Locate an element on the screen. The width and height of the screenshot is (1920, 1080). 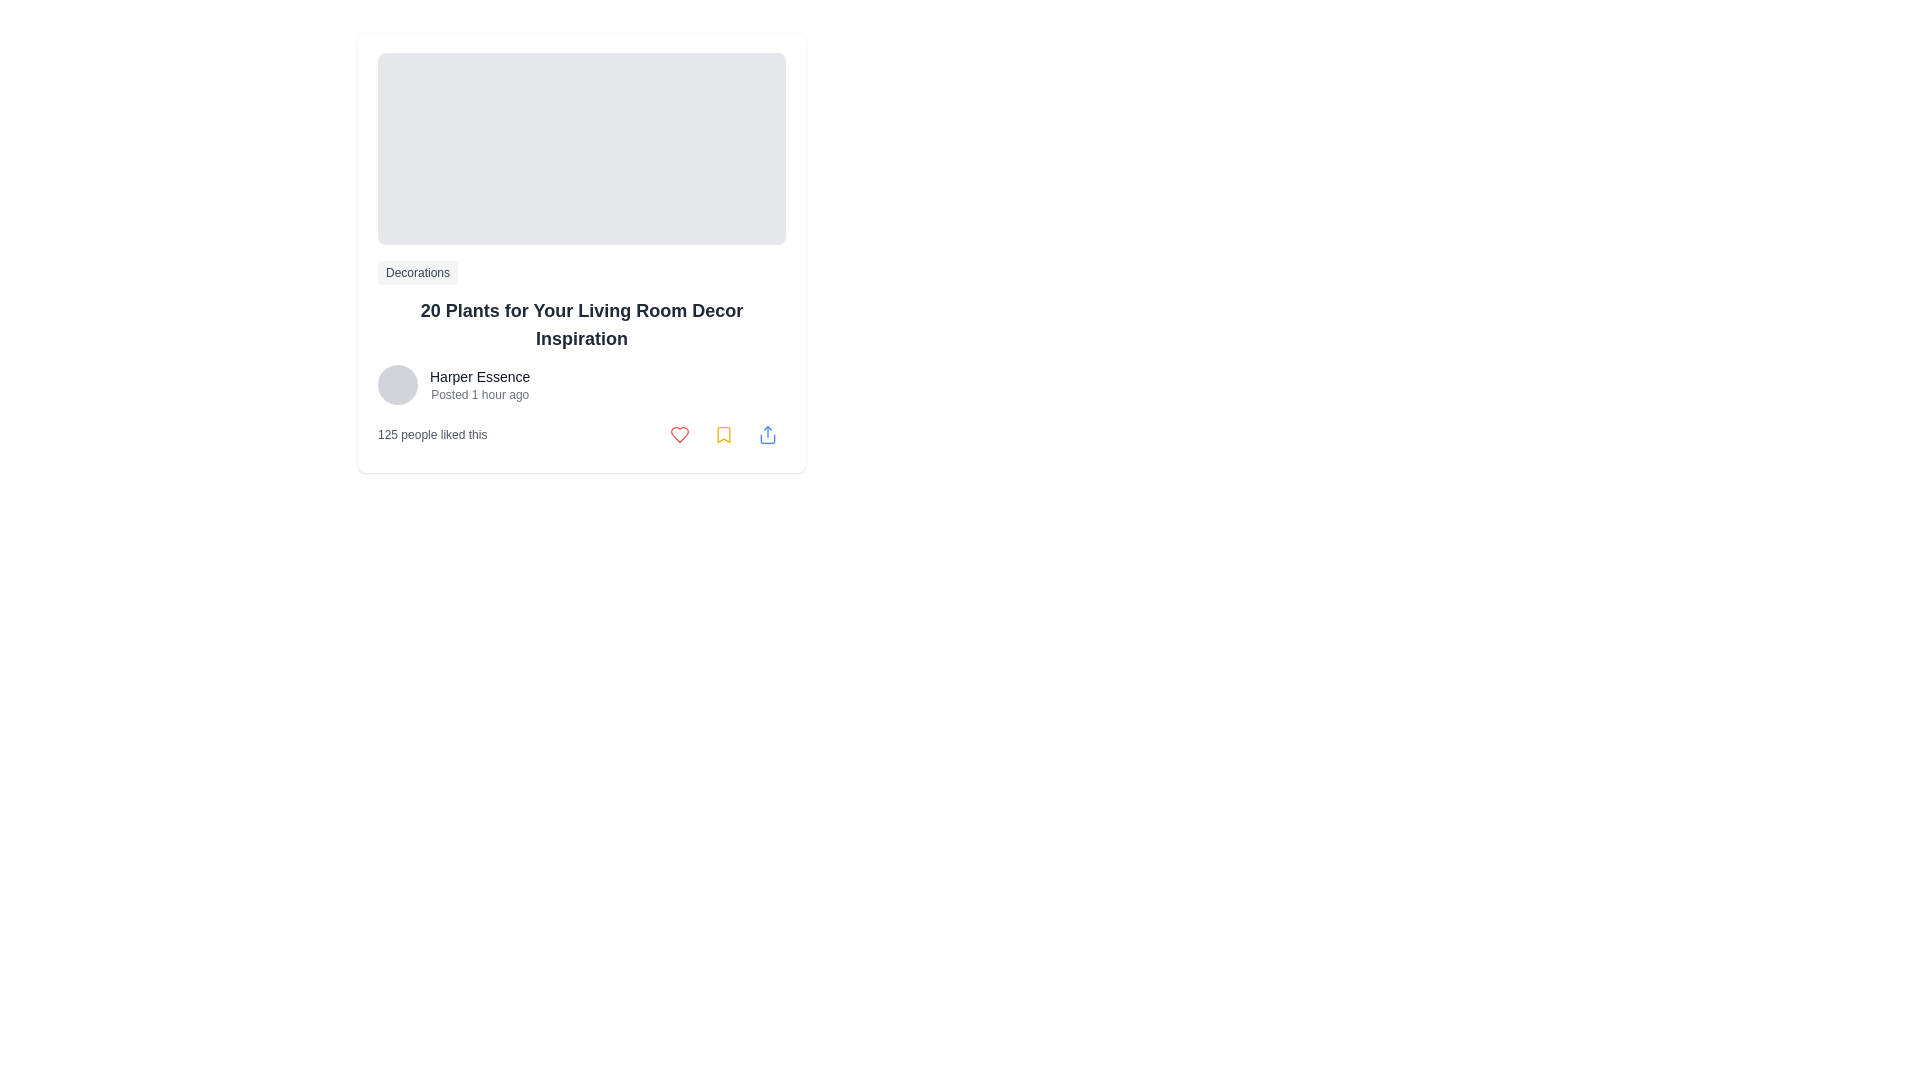
the text label displaying 'Posted 1 hour ago', which is styled in a small light gray font and located below the username 'Harper Essence' is located at coordinates (480, 394).